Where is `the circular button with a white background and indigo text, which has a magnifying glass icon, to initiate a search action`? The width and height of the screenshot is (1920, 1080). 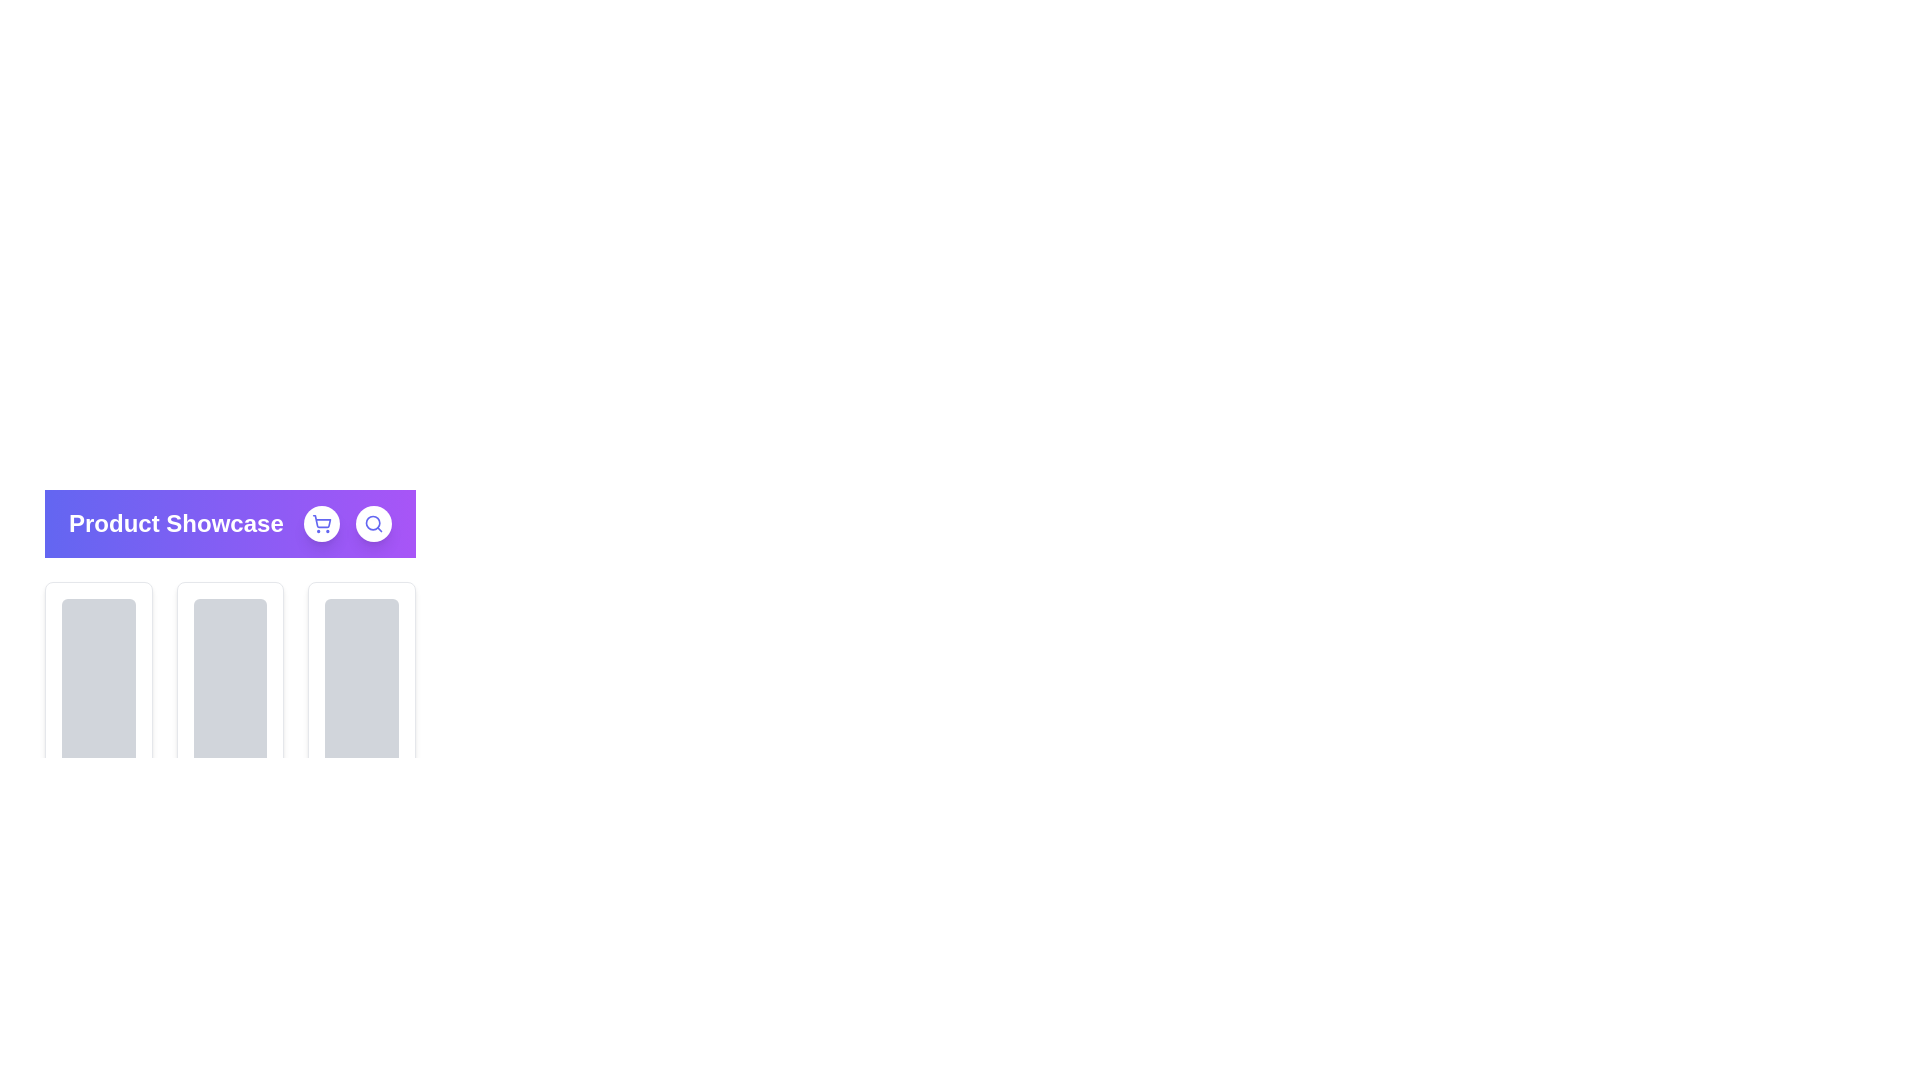
the circular button with a white background and indigo text, which has a magnifying glass icon, to initiate a search action is located at coordinates (374, 523).